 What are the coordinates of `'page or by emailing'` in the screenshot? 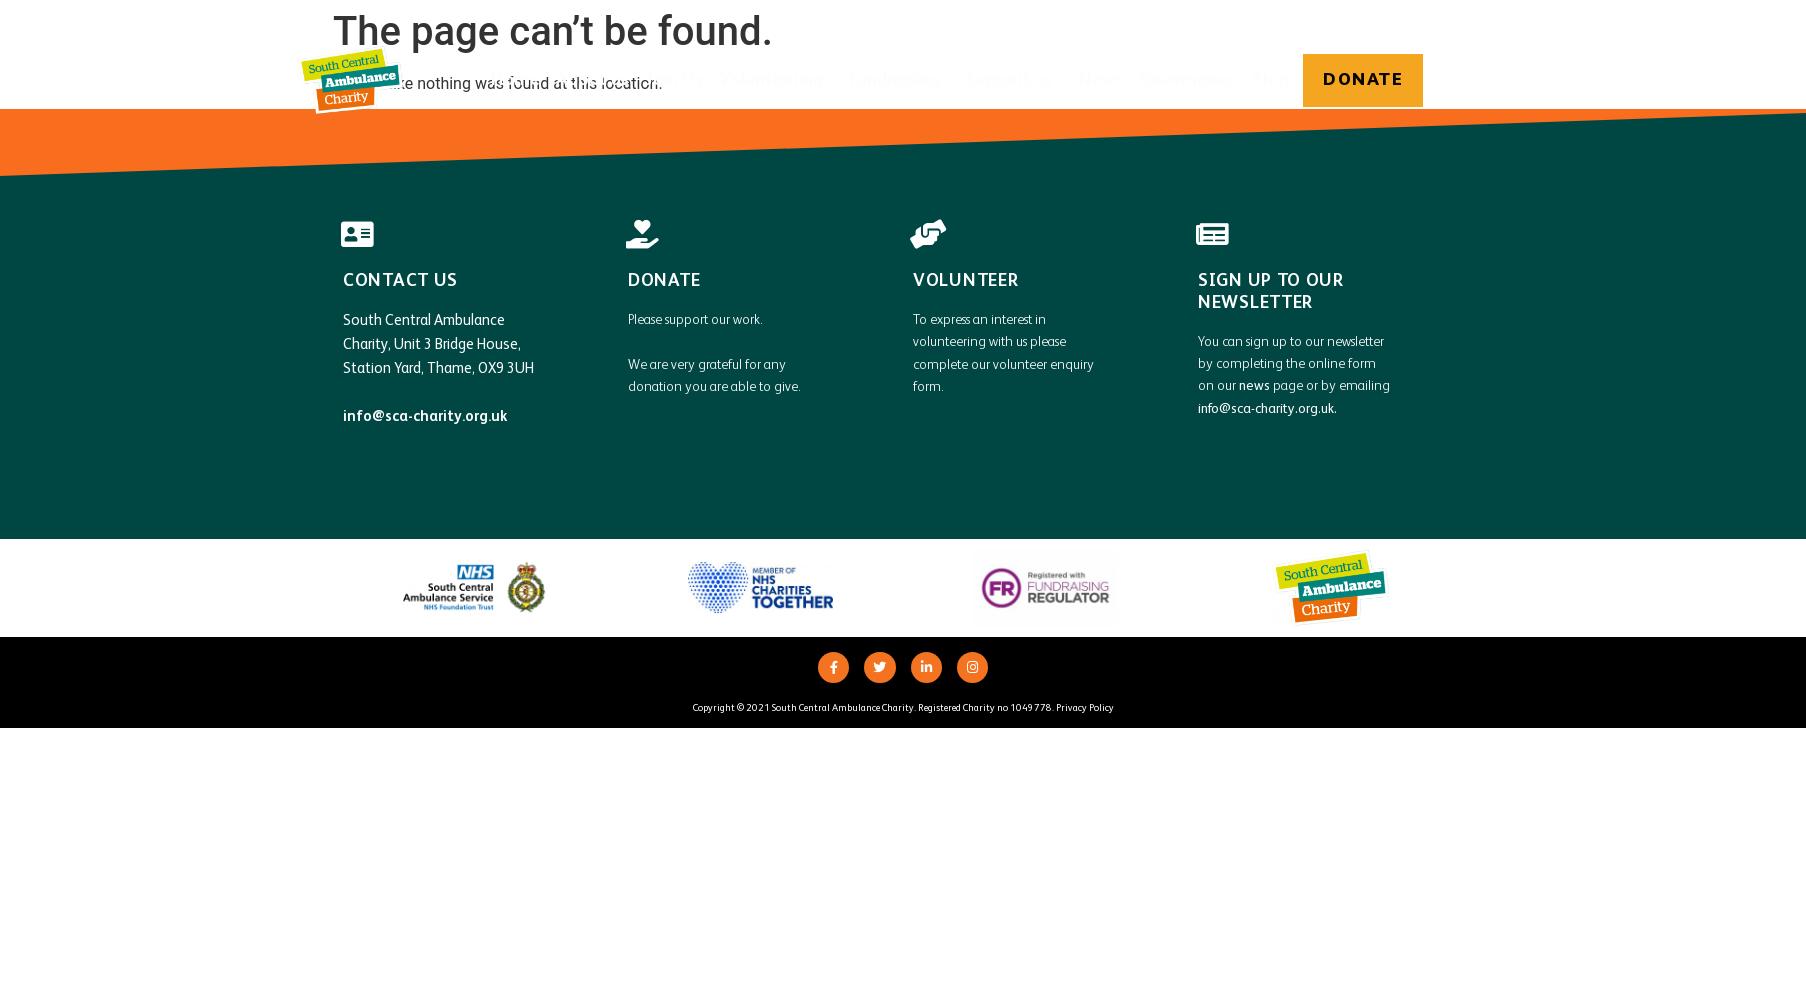 It's located at (1328, 386).